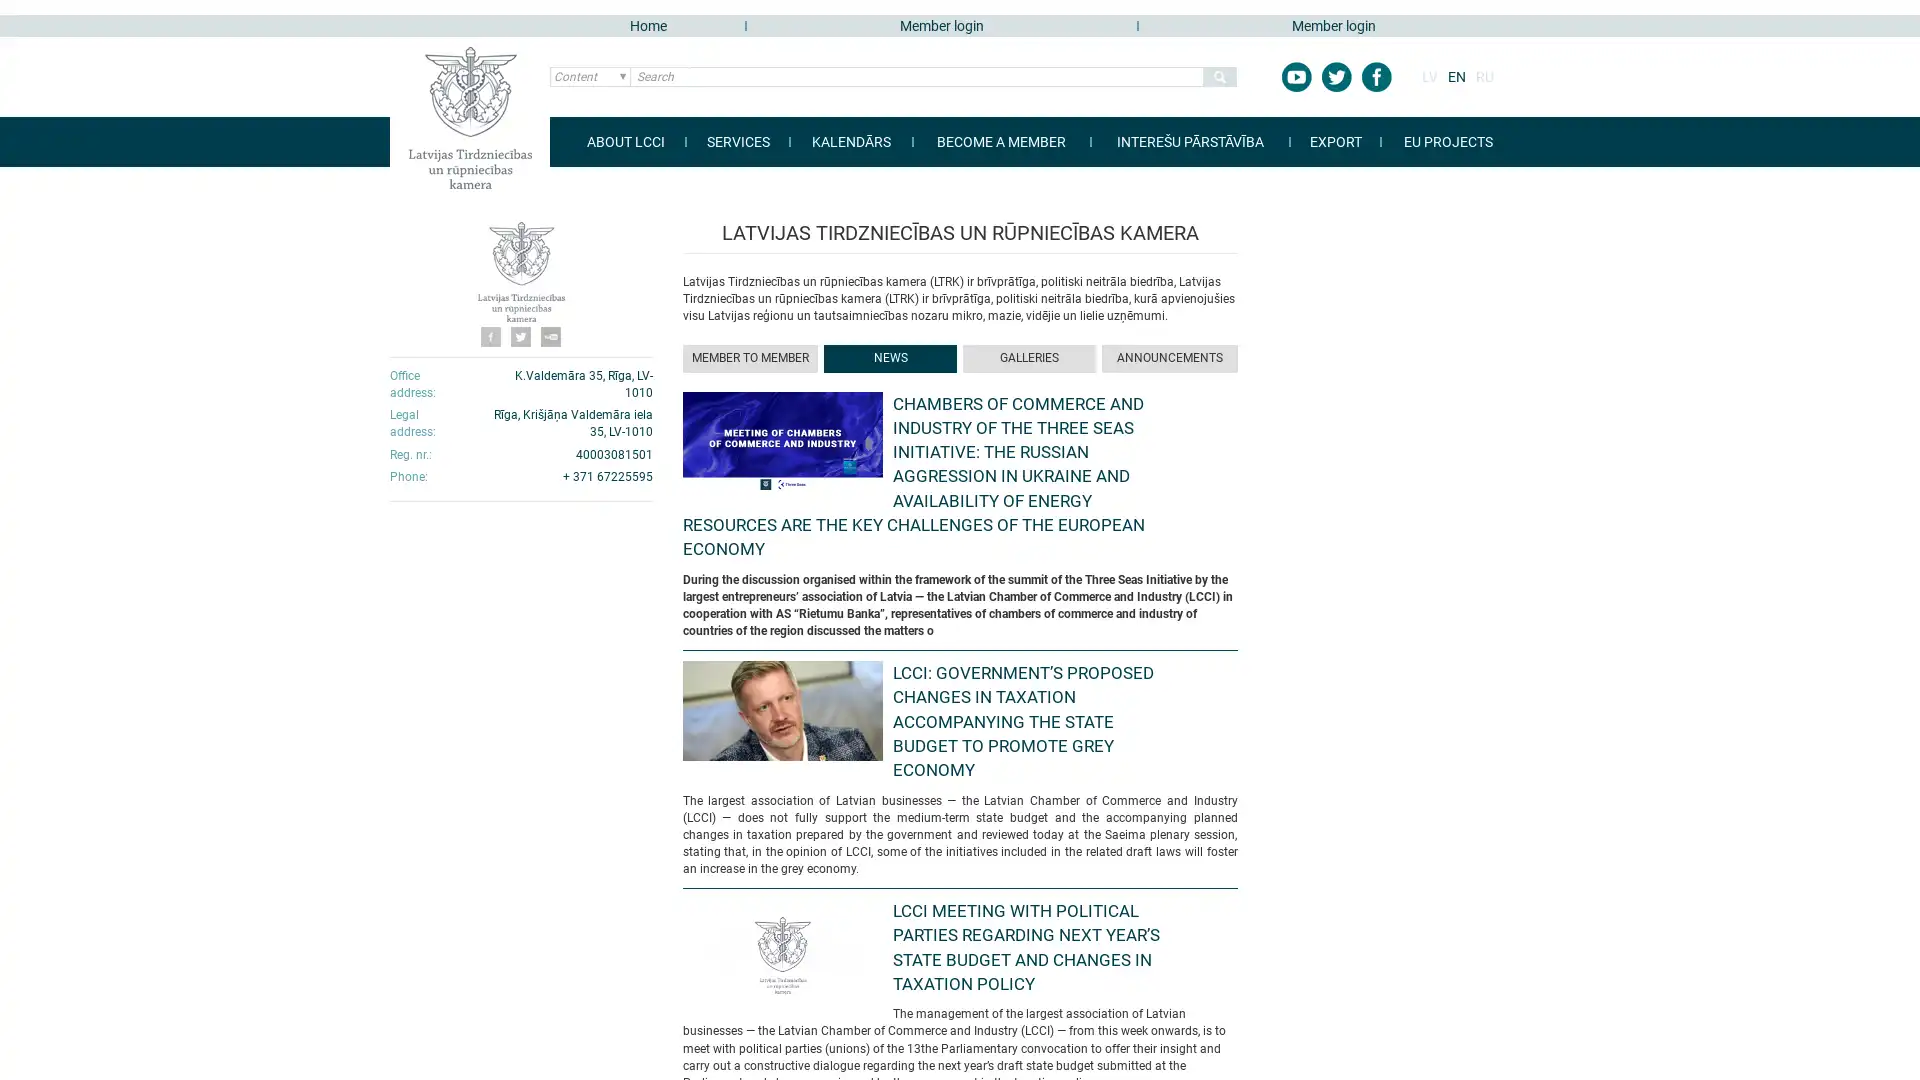  Describe the element at coordinates (1218, 76) in the screenshot. I see `Search` at that location.